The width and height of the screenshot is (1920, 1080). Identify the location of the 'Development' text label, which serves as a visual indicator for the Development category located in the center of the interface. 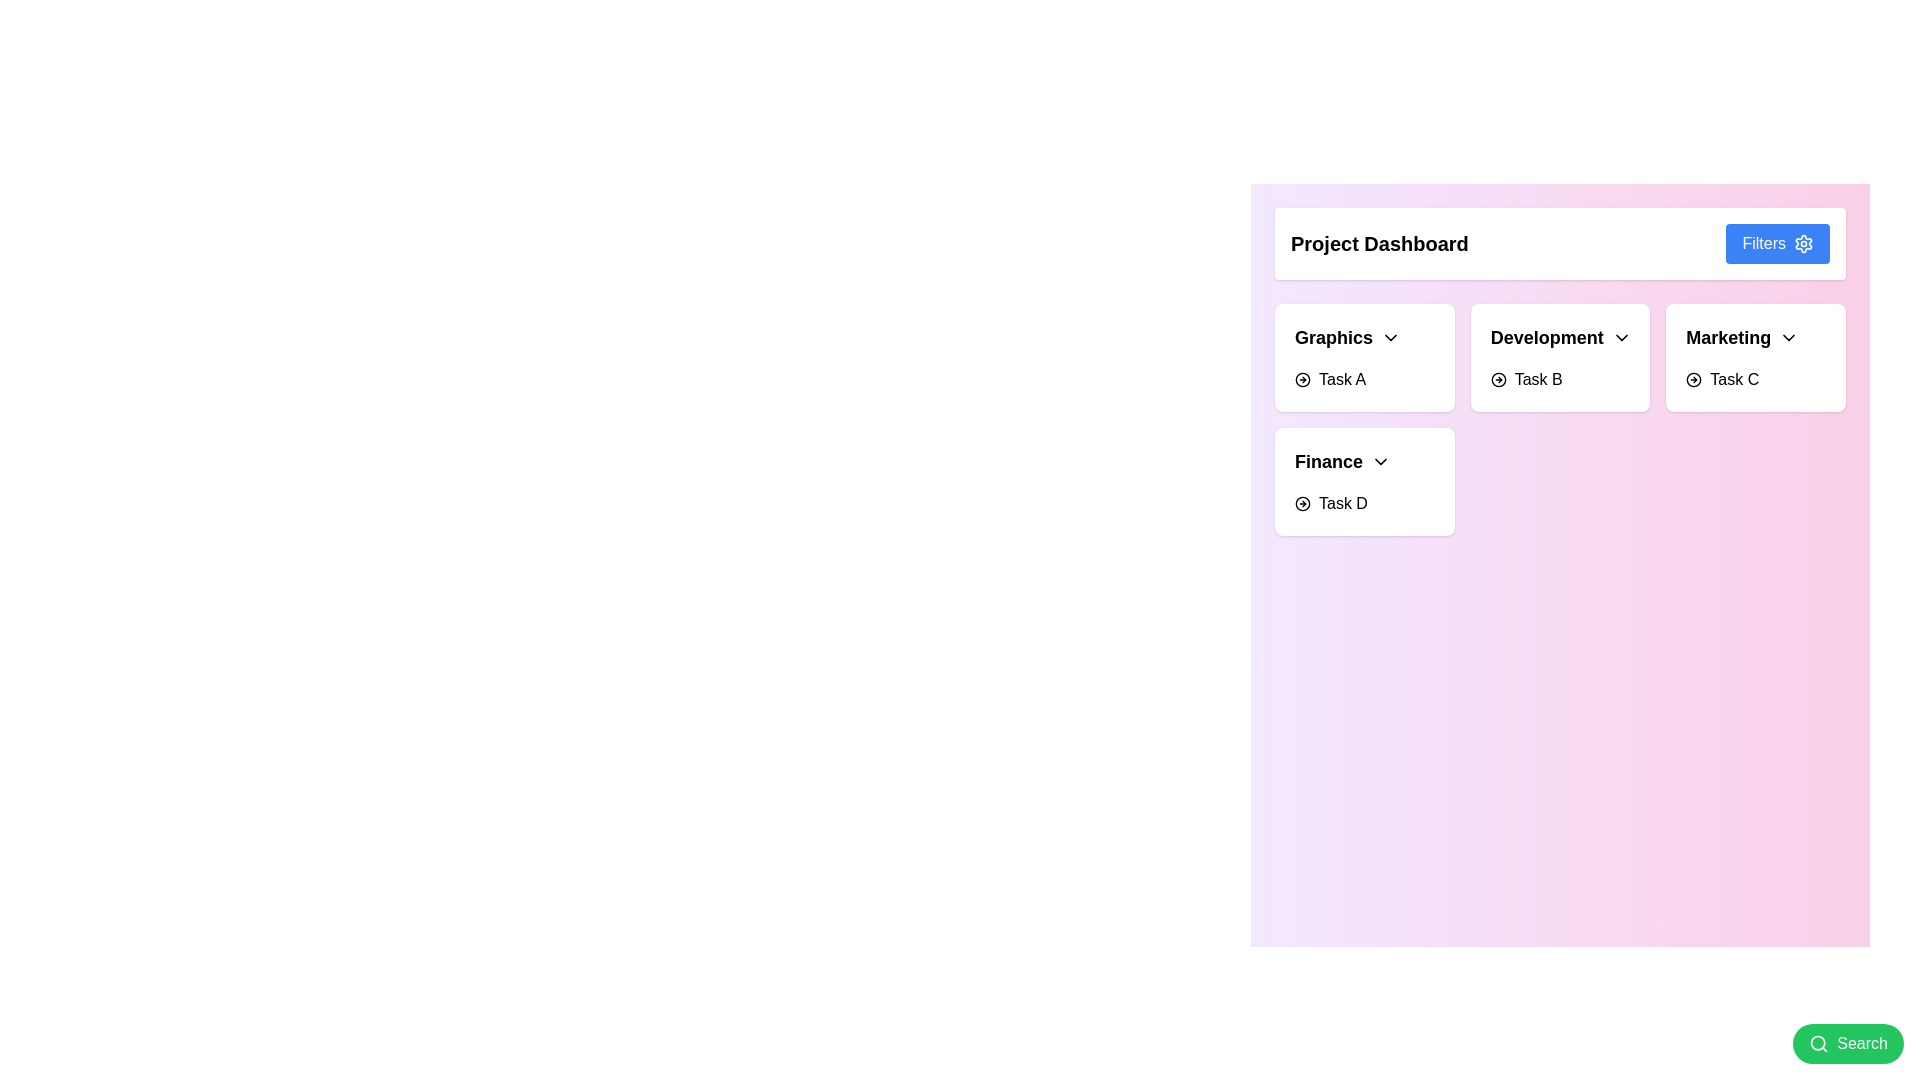
(1546, 337).